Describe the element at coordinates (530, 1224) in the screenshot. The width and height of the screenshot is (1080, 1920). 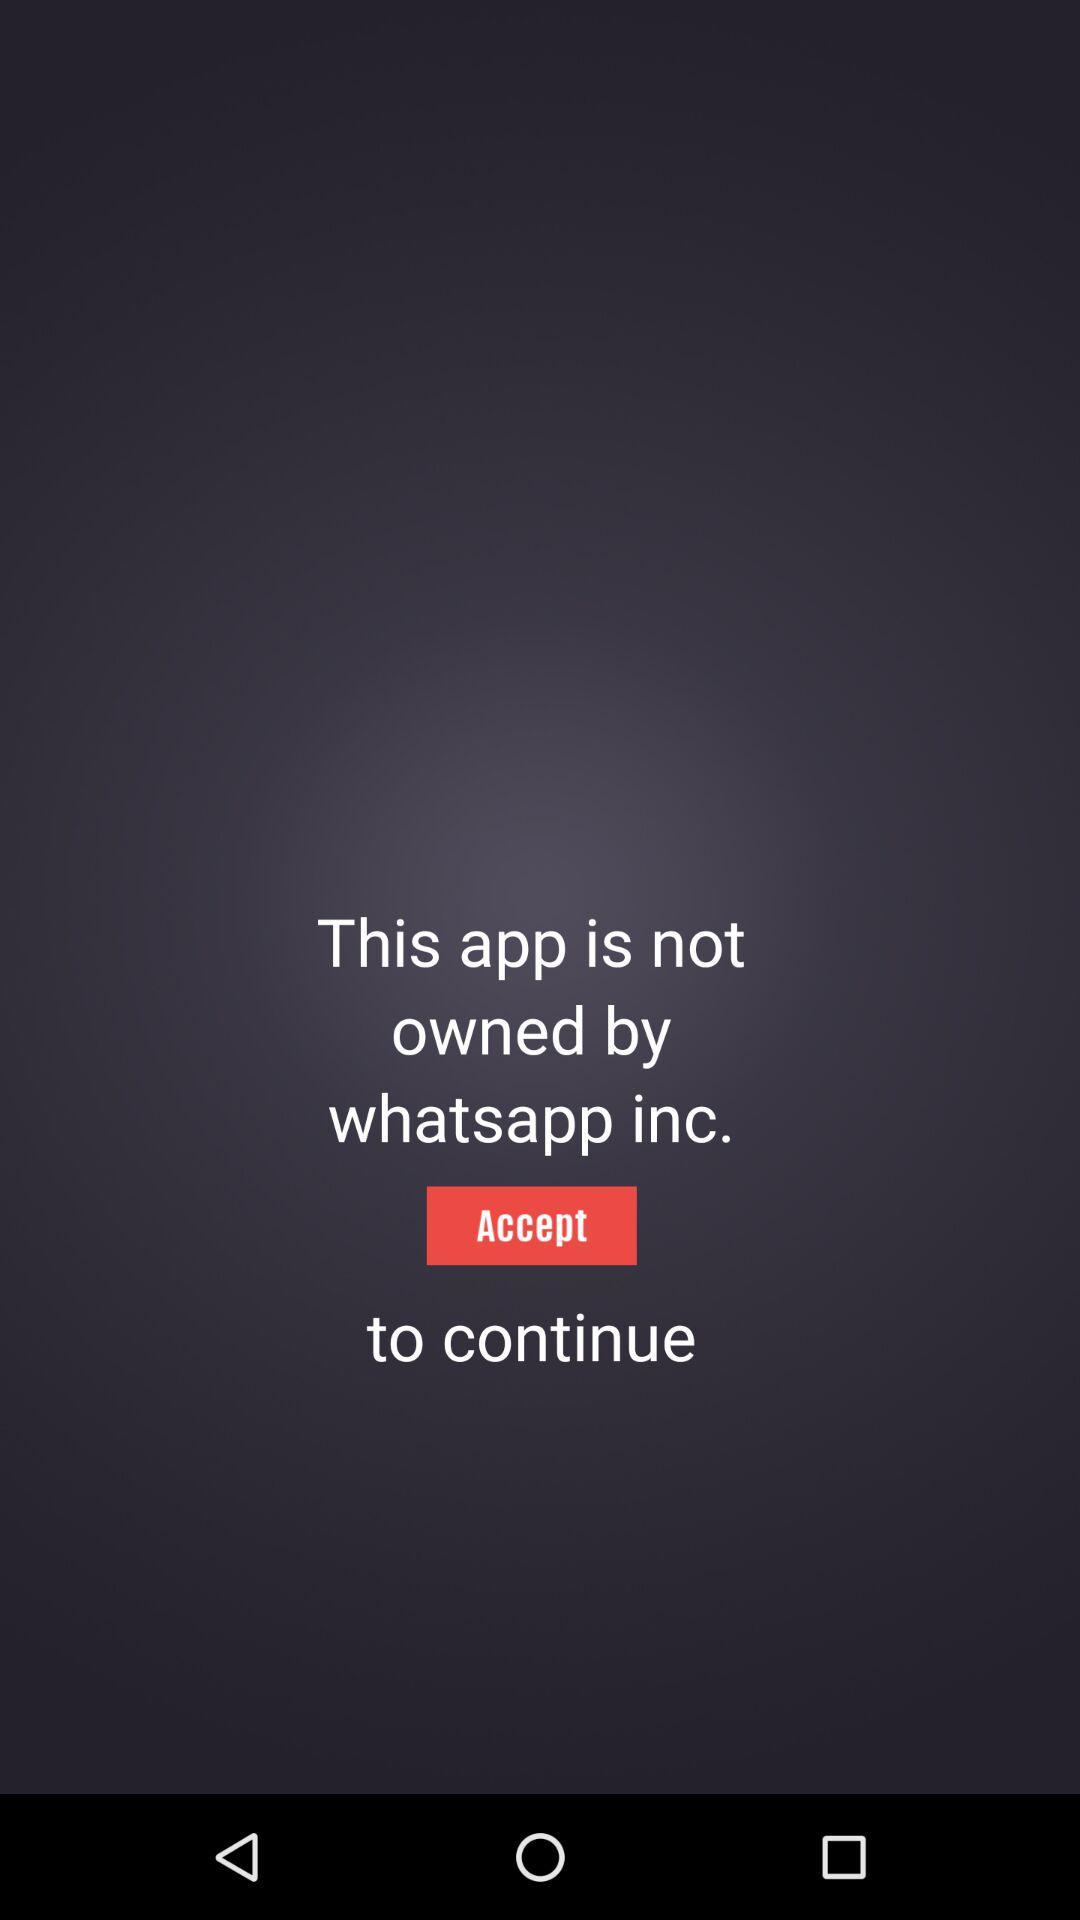
I see `accept conditions` at that location.